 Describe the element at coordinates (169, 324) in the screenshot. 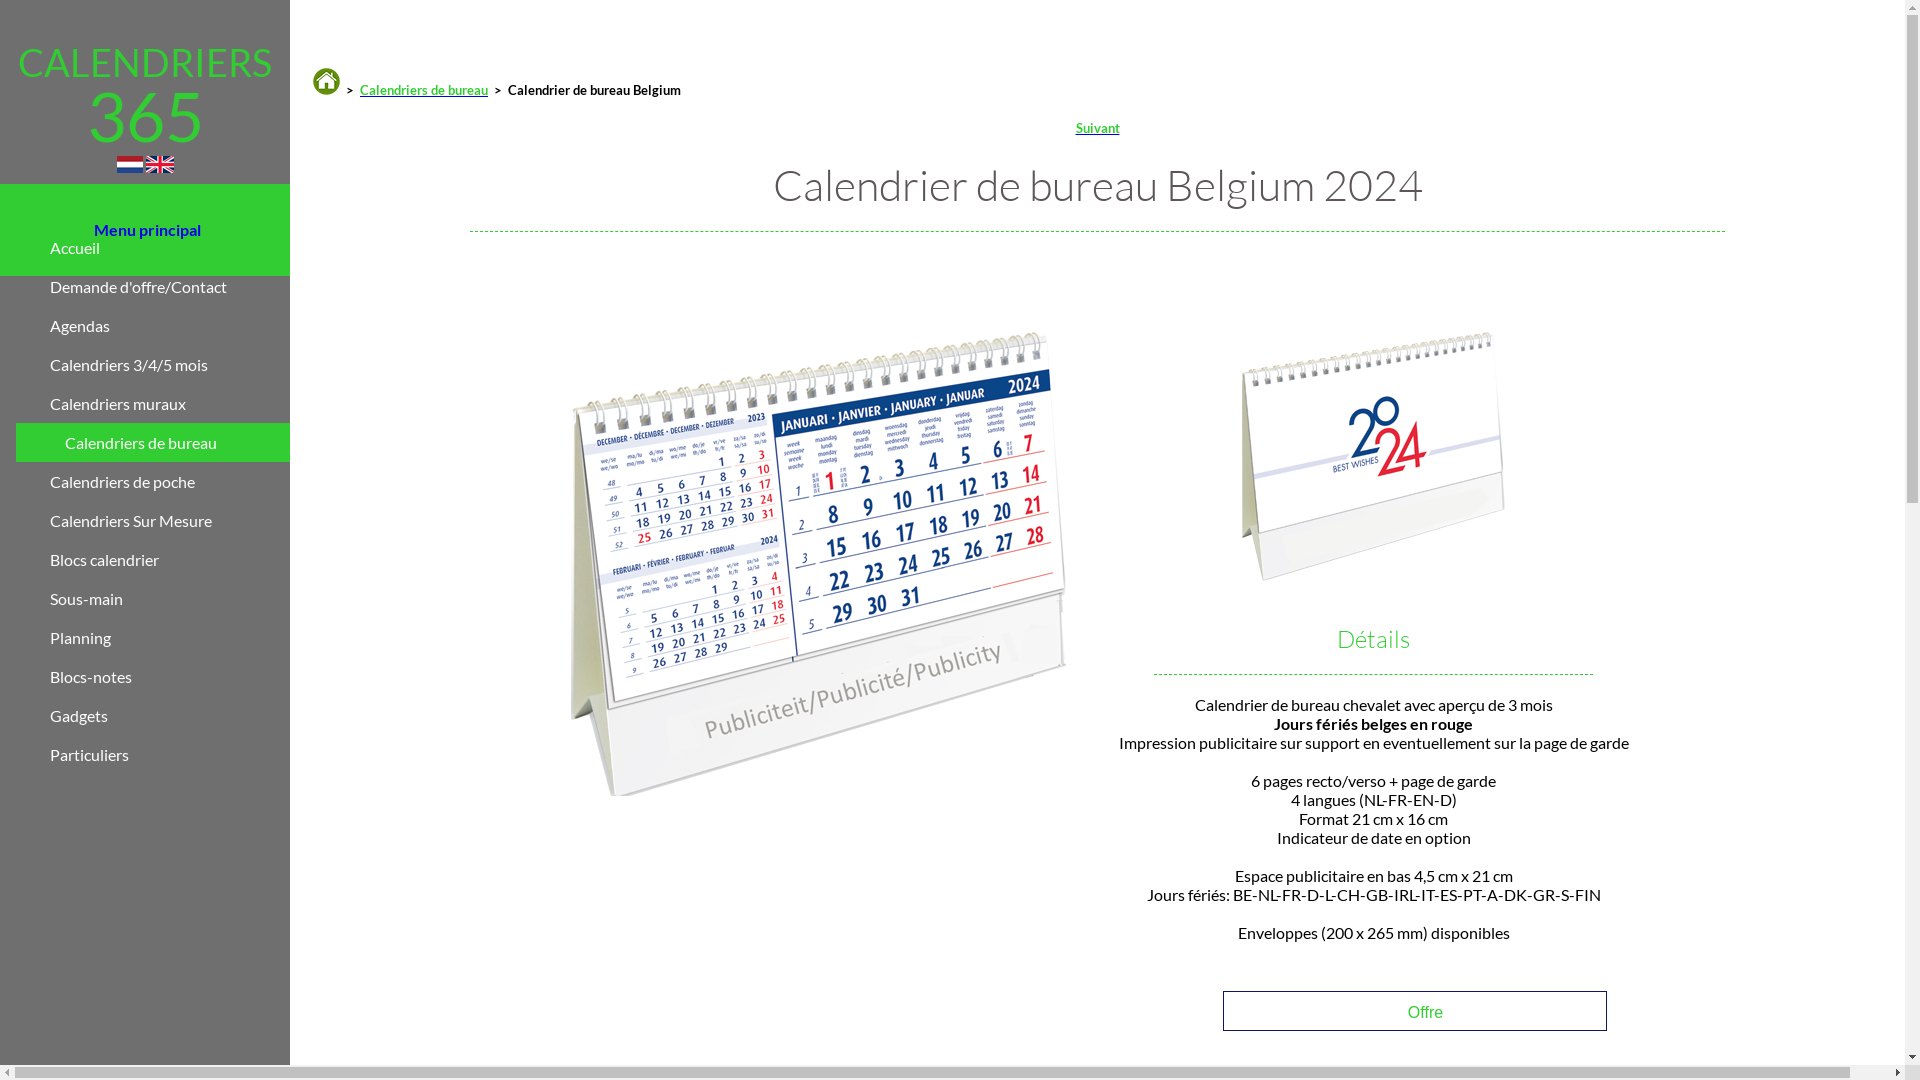

I see `'Agendas'` at that location.